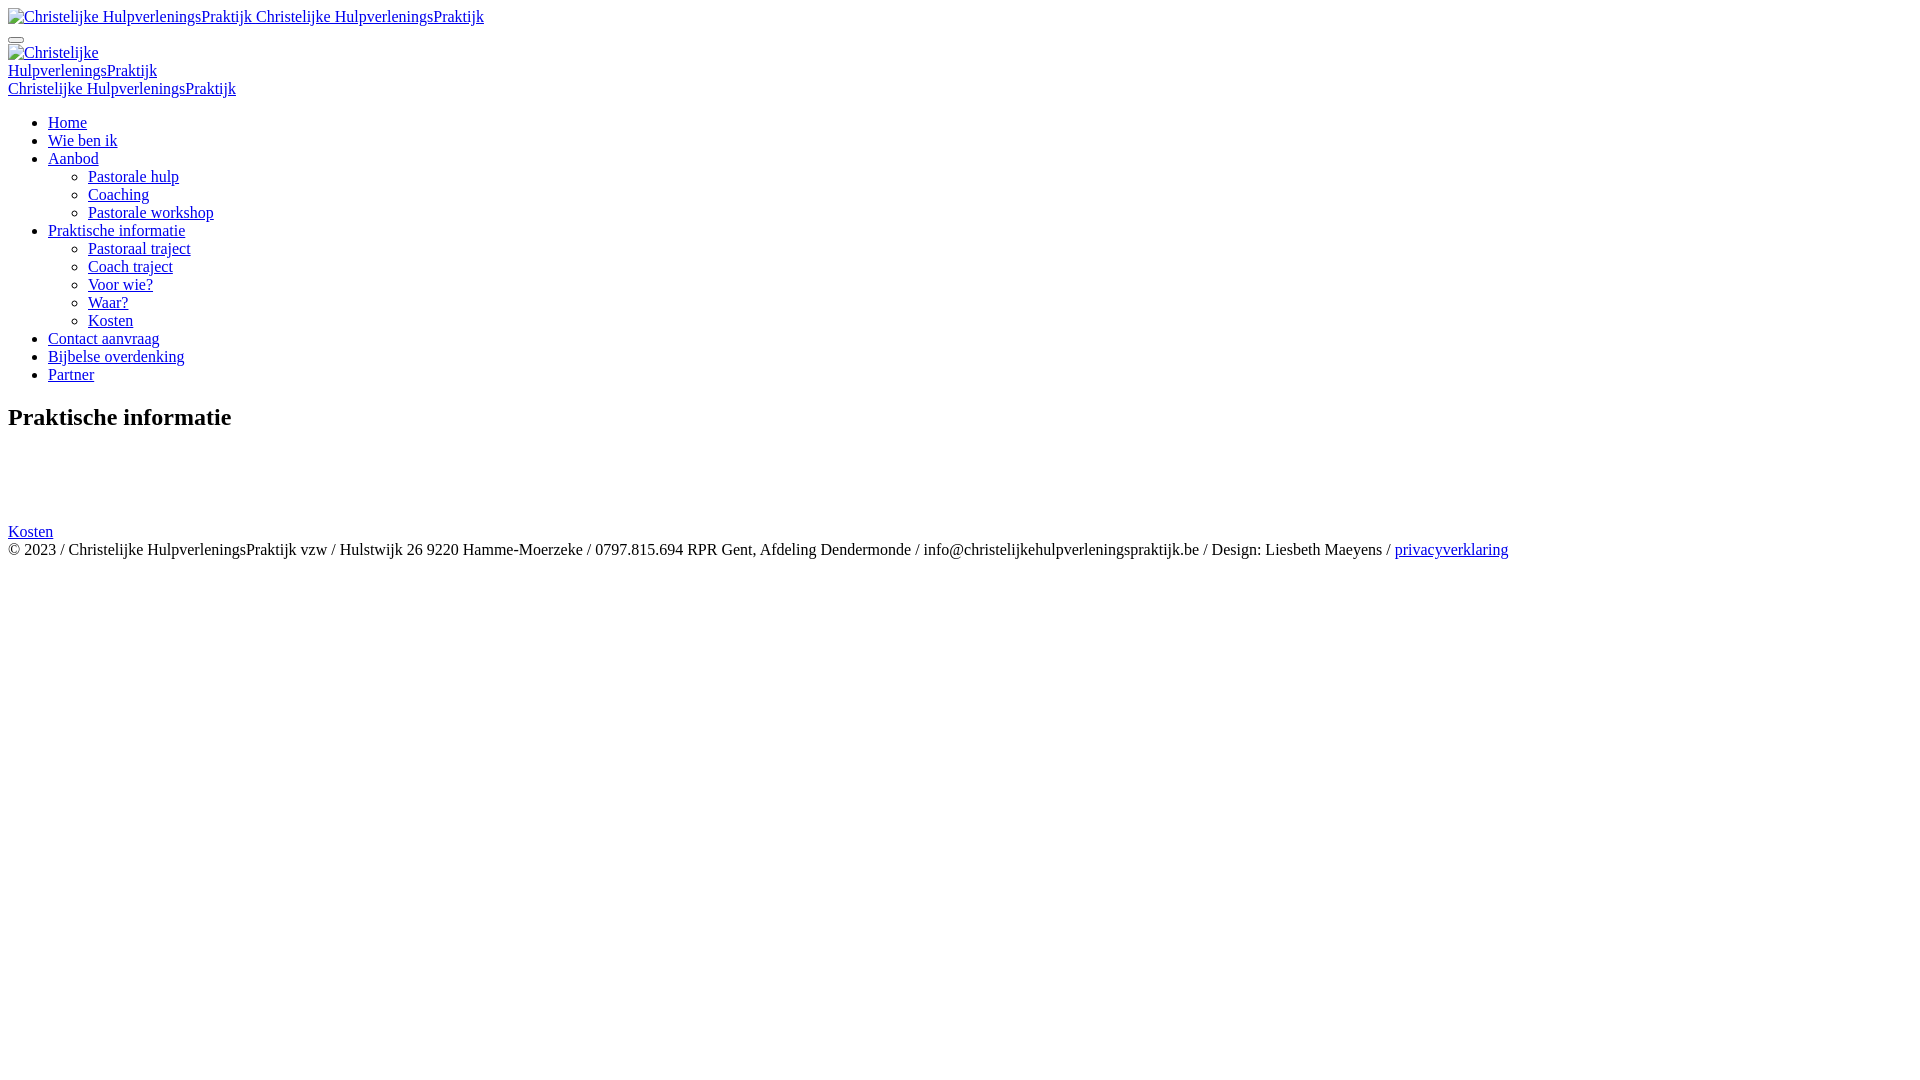 This screenshot has height=1080, width=1920. Describe the element at coordinates (149, 212) in the screenshot. I see `'Pastorale workshop'` at that location.